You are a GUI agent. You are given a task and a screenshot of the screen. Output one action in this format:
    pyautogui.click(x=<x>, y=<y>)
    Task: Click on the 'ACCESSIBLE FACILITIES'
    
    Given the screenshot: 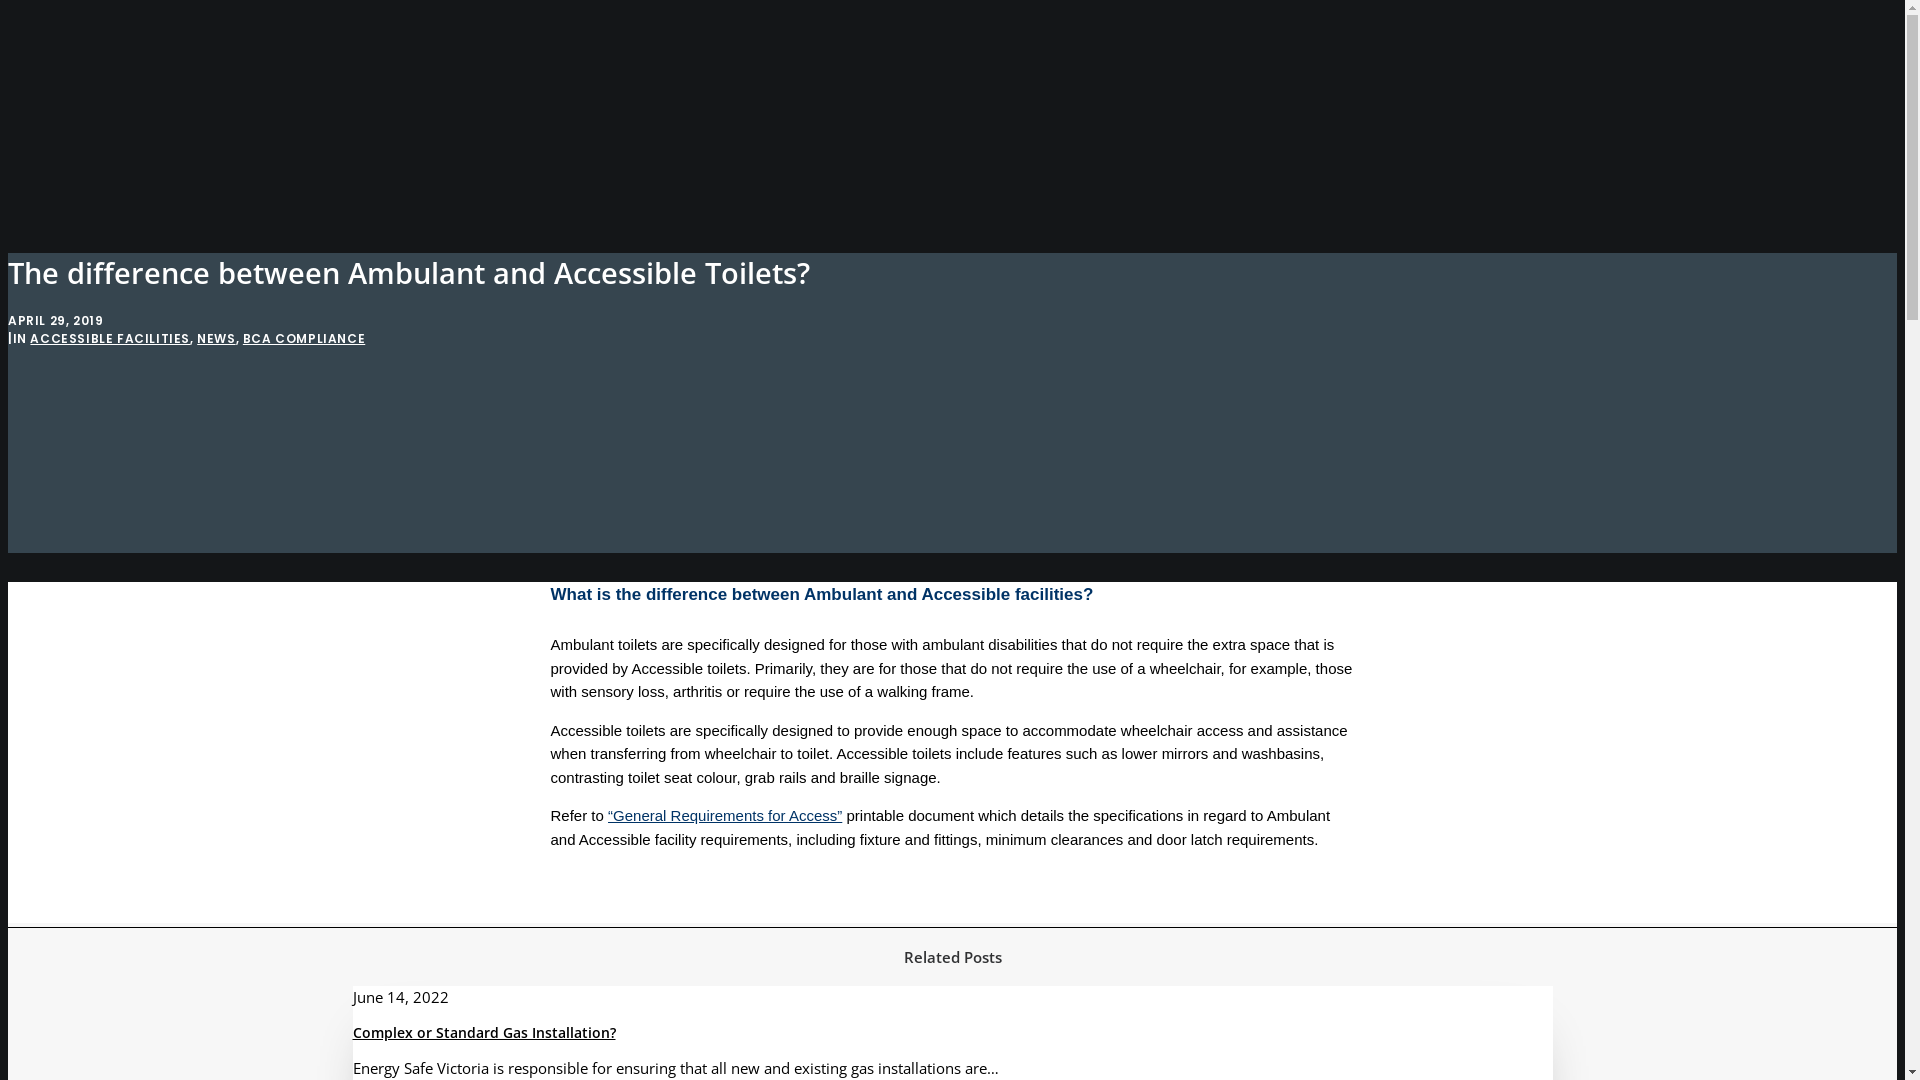 What is the action you would take?
    pyautogui.click(x=109, y=337)
    